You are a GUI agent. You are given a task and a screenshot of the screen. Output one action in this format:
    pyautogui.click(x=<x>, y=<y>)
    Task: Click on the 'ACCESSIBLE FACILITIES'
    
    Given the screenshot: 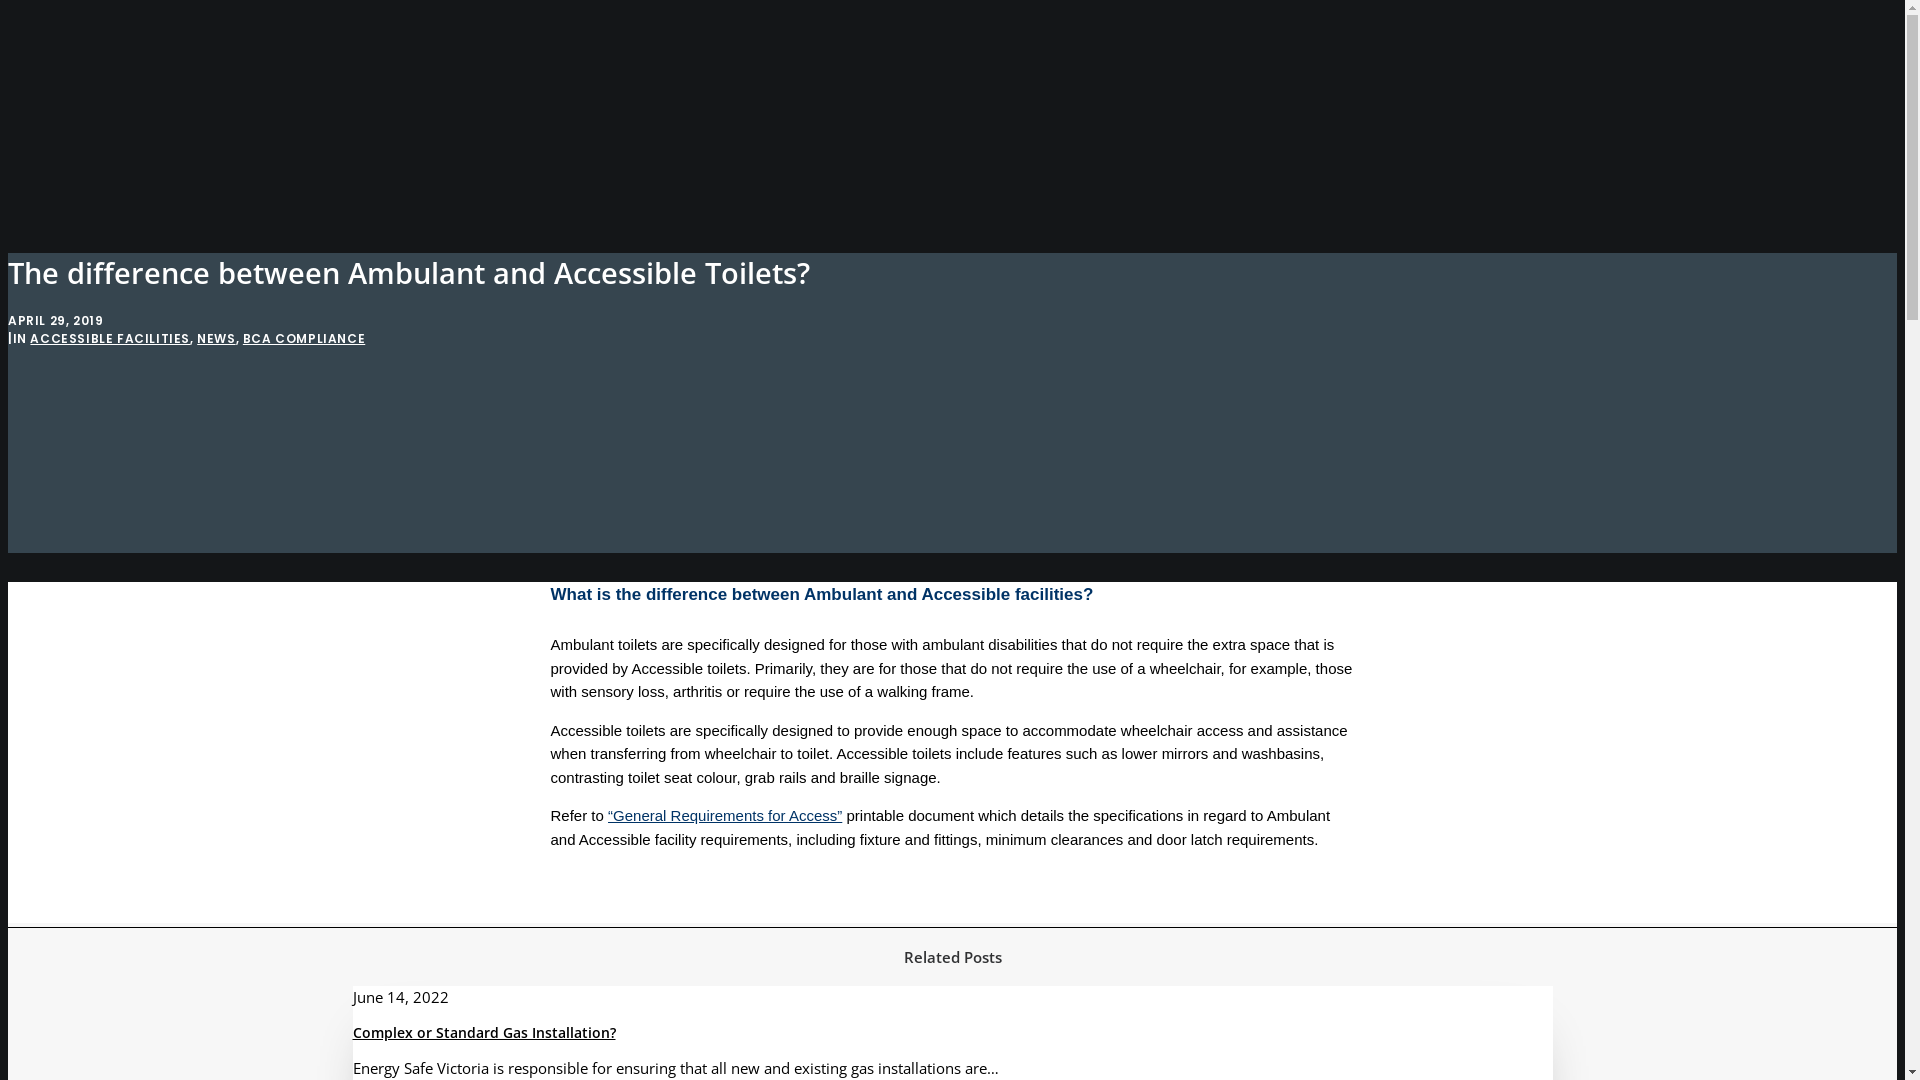 What is the action you would take?
    pyautogui.click(x=109, y=337)
    